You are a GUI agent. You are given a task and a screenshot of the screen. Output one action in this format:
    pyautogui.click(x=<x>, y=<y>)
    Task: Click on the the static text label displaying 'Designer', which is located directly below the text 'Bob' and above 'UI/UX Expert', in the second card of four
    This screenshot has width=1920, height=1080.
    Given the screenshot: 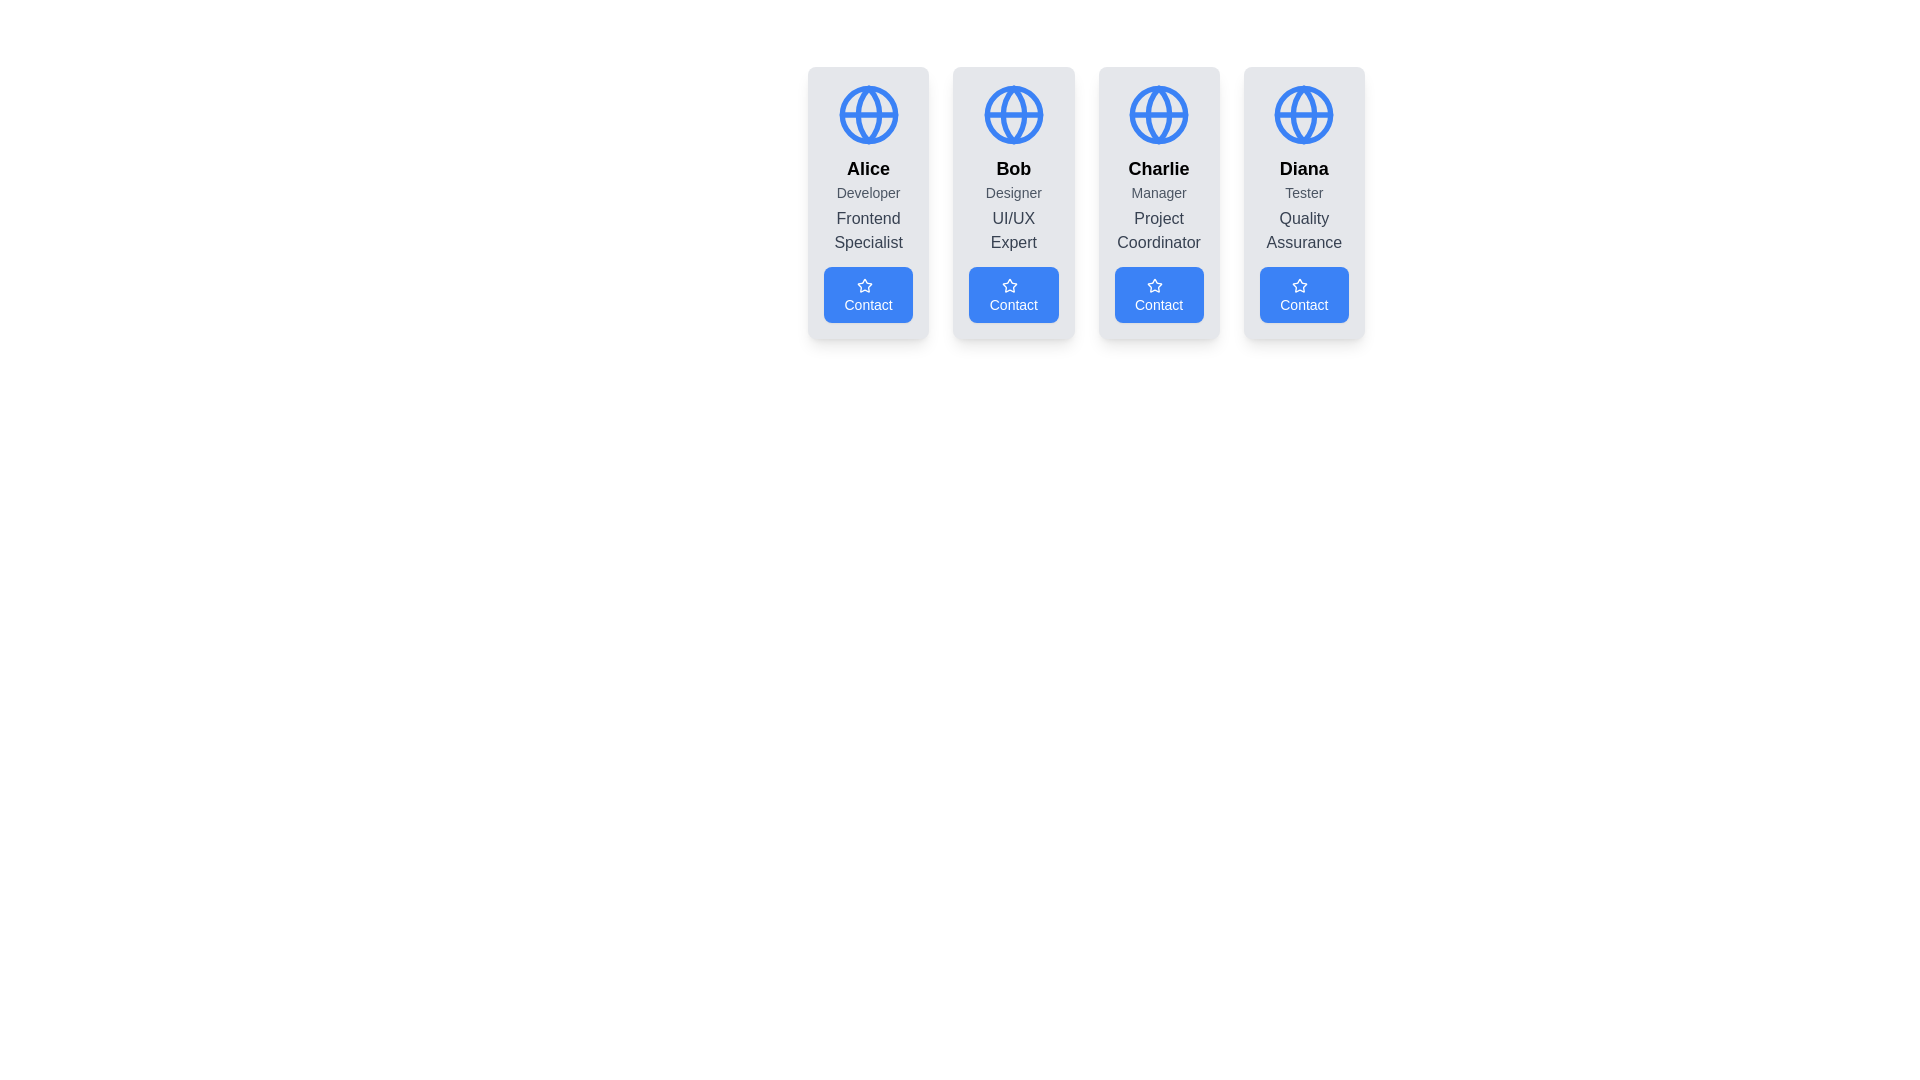 What is the action you would take?
    pyautogui.click(x=1013, y=192)
    